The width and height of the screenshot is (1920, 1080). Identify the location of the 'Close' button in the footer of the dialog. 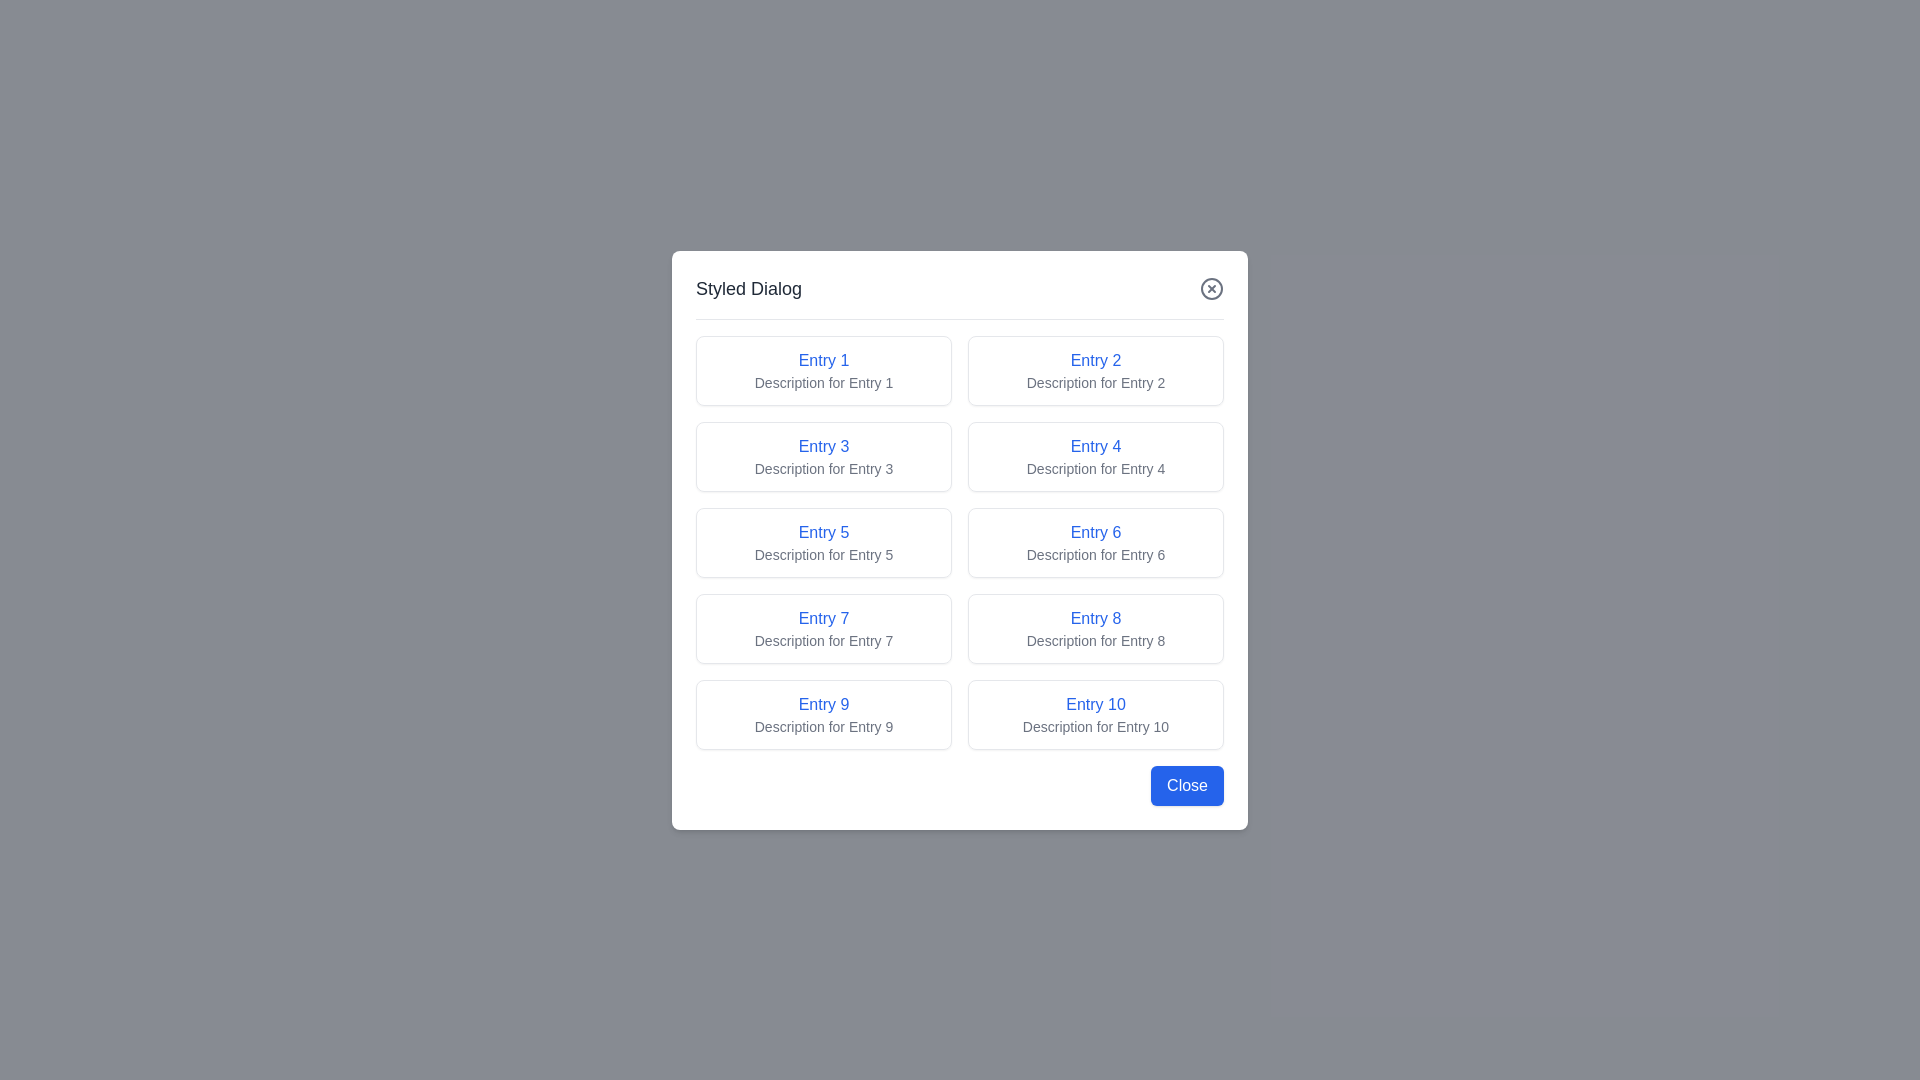
(1187, 784).